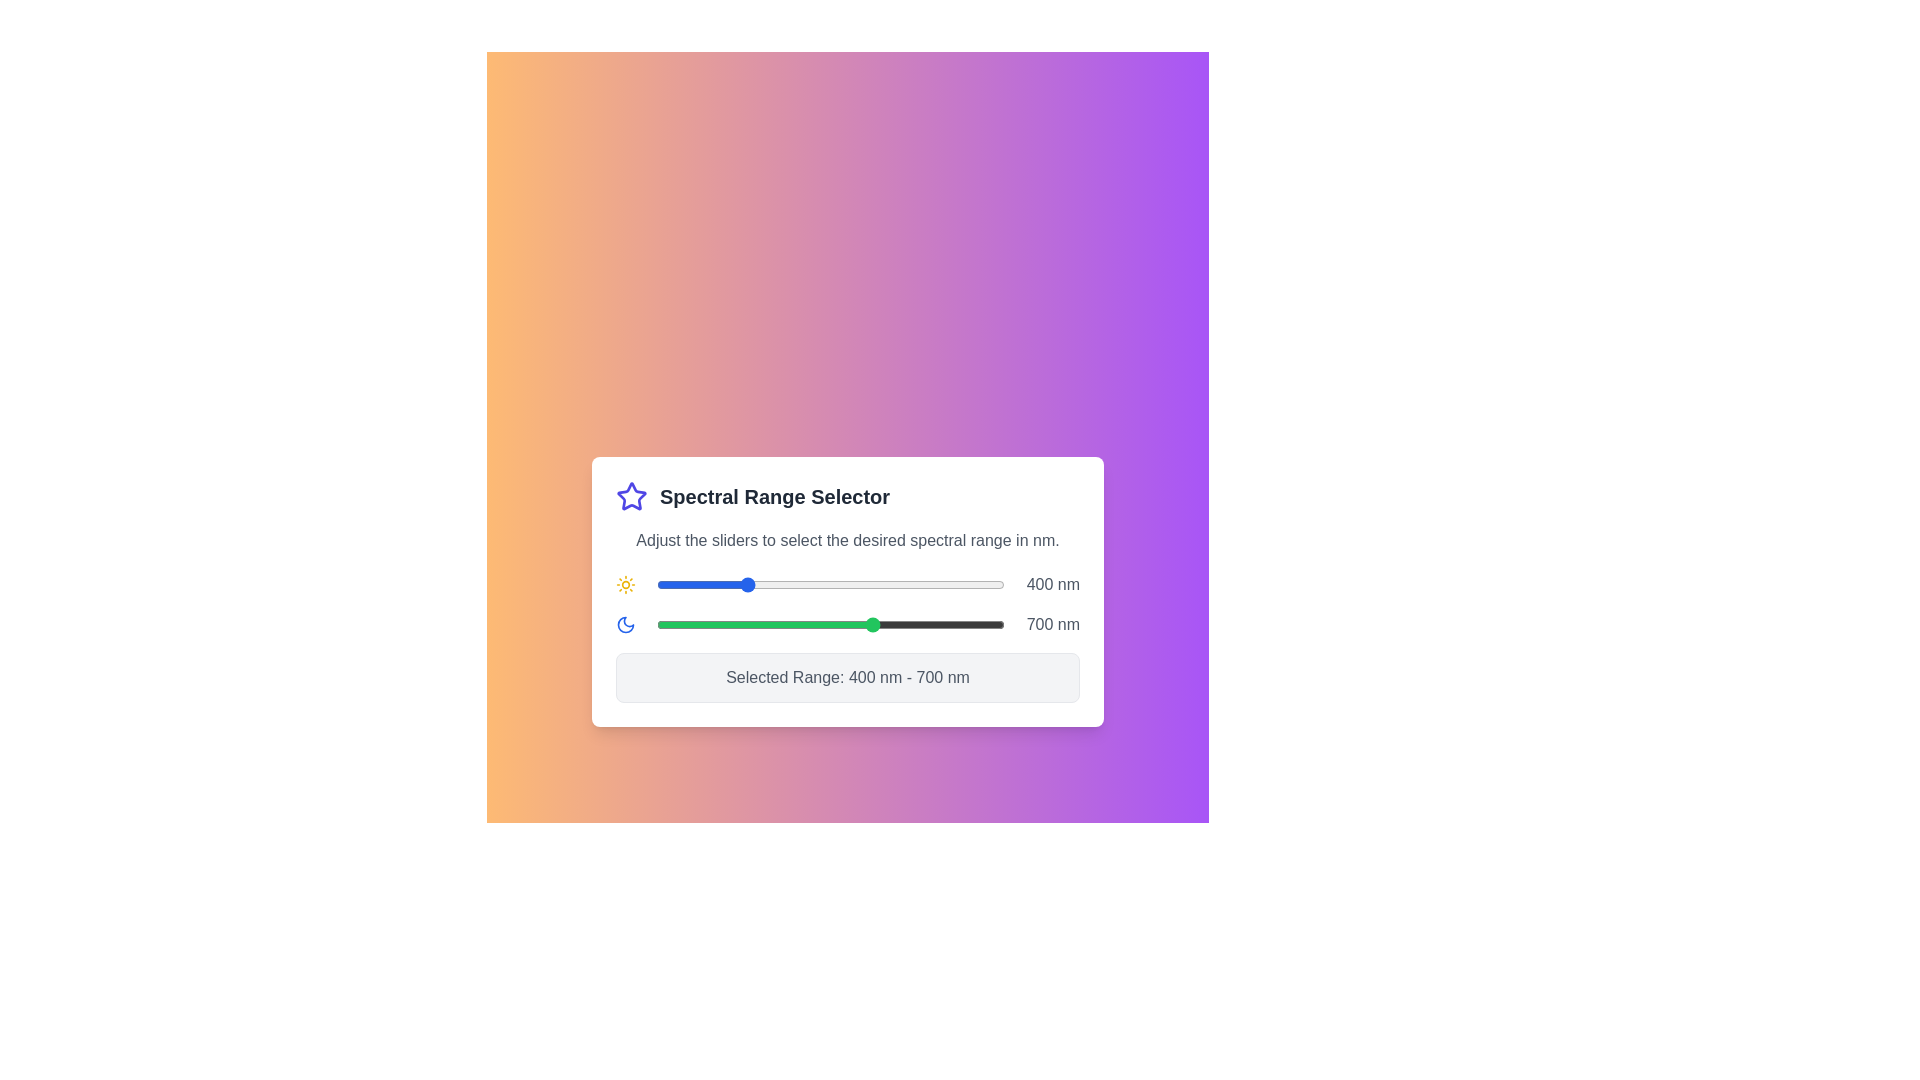 This screenshot has height=1080, width=1920. What do you see at coordinates (914, 623) in the screenshot?
I see `the end slider to set the upper limit of the spectral range to 793 nm` at bounding box center [914, 623].